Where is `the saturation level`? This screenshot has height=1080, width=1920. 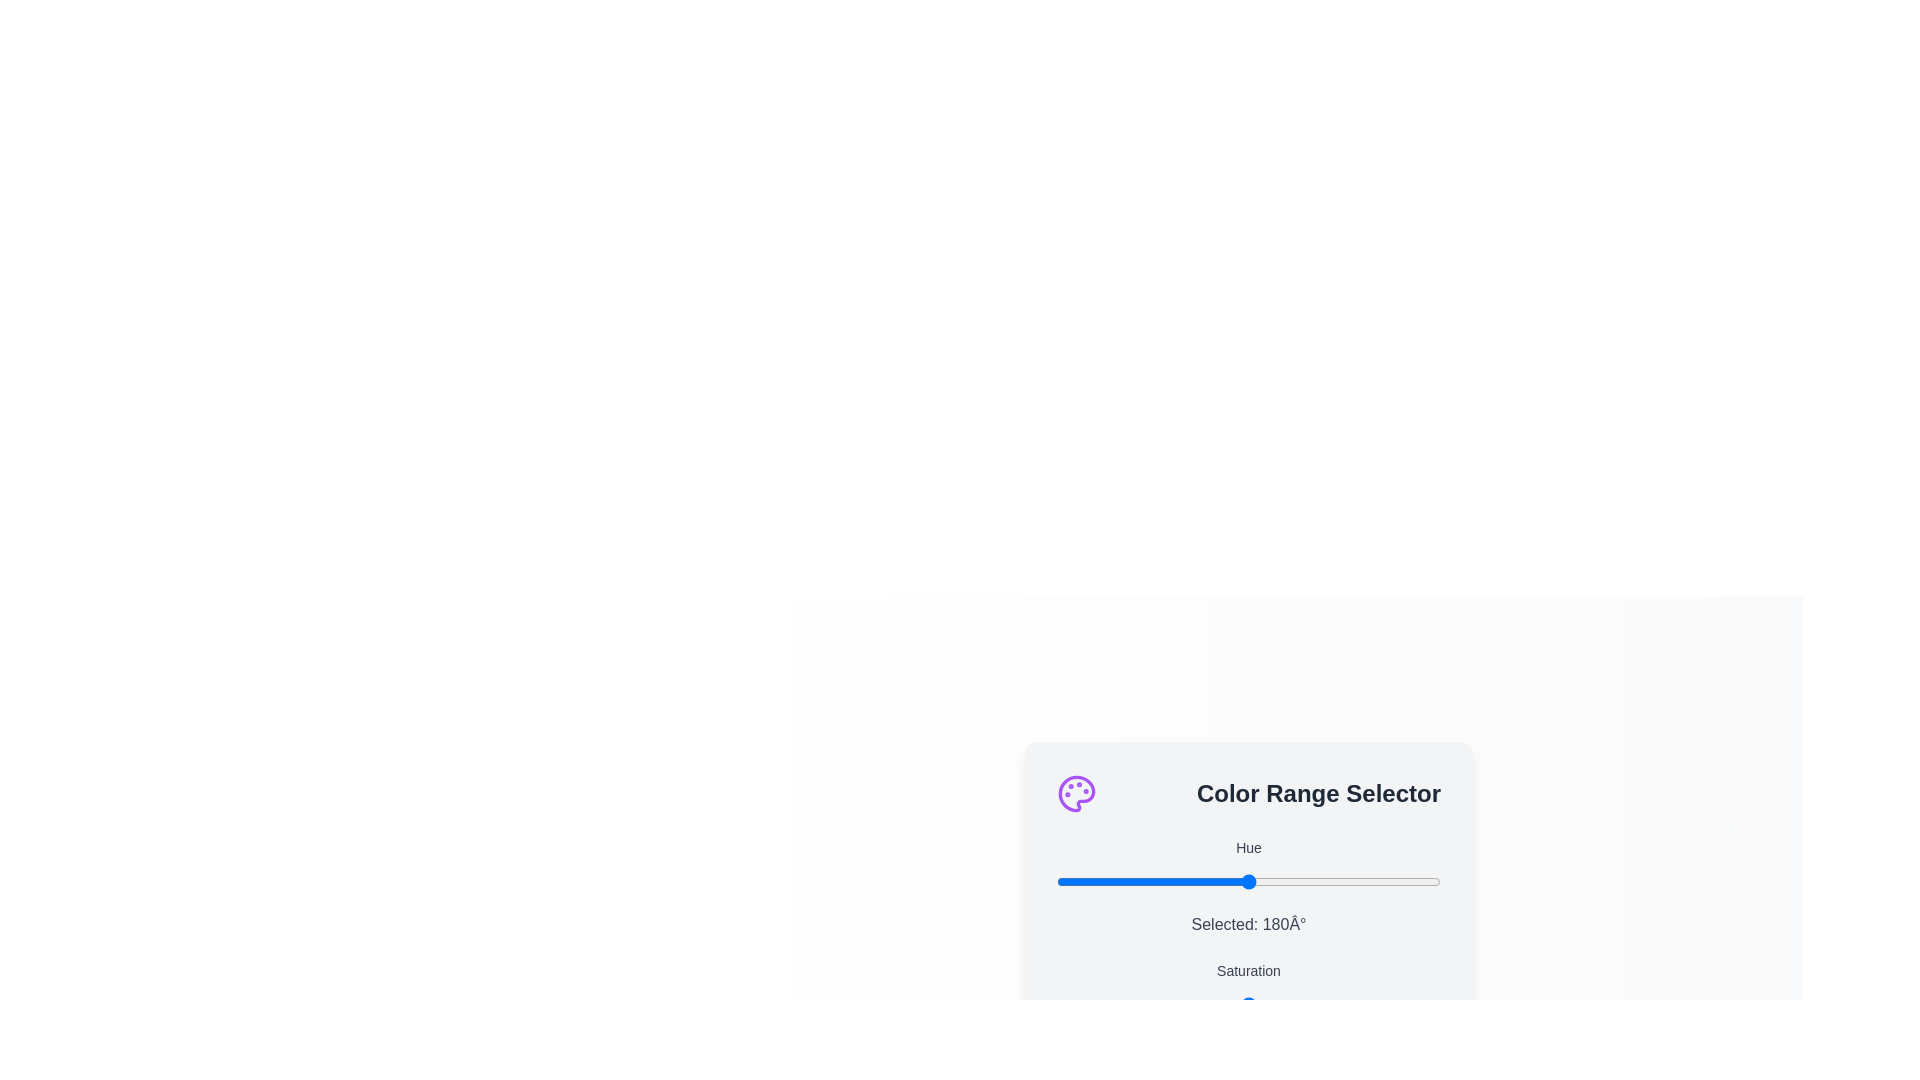 the saturation level is located at coordinates (1141, 1004).